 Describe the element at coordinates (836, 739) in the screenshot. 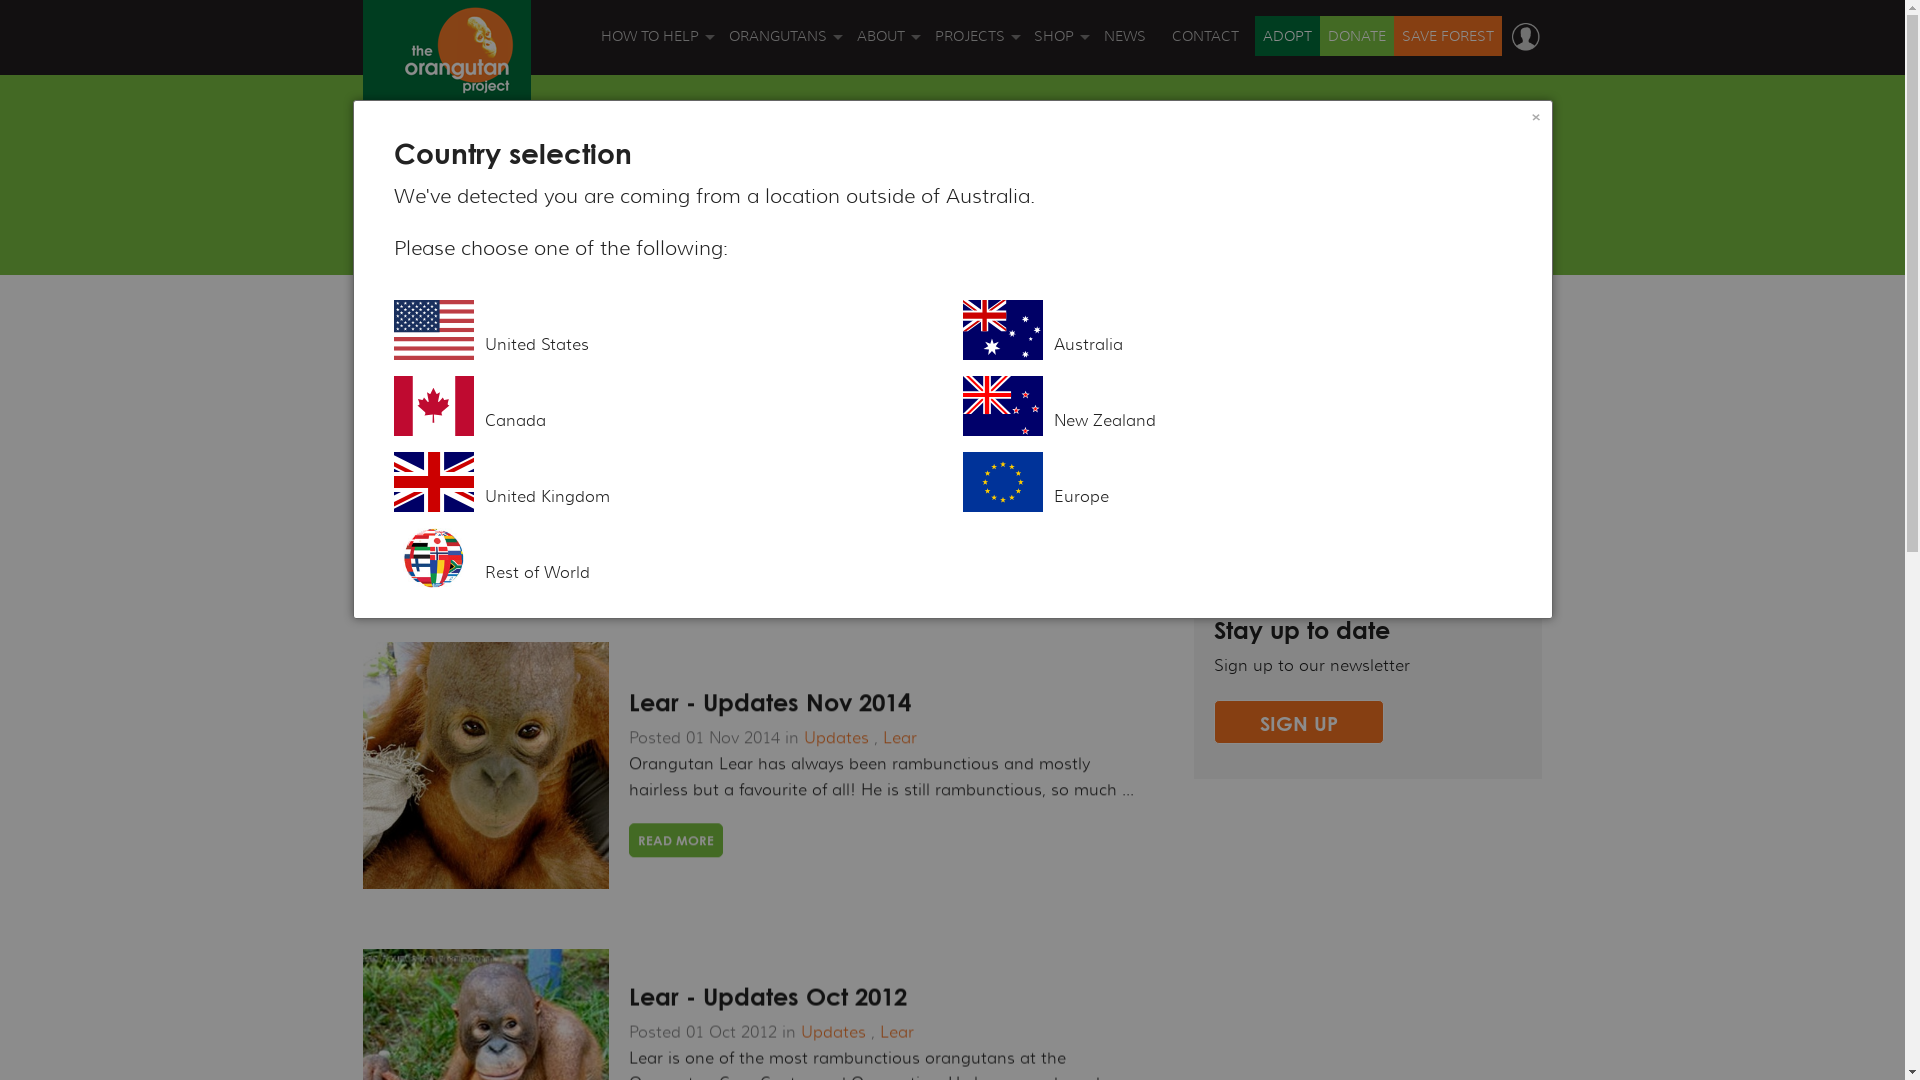

I see `'Updates'` at that location.